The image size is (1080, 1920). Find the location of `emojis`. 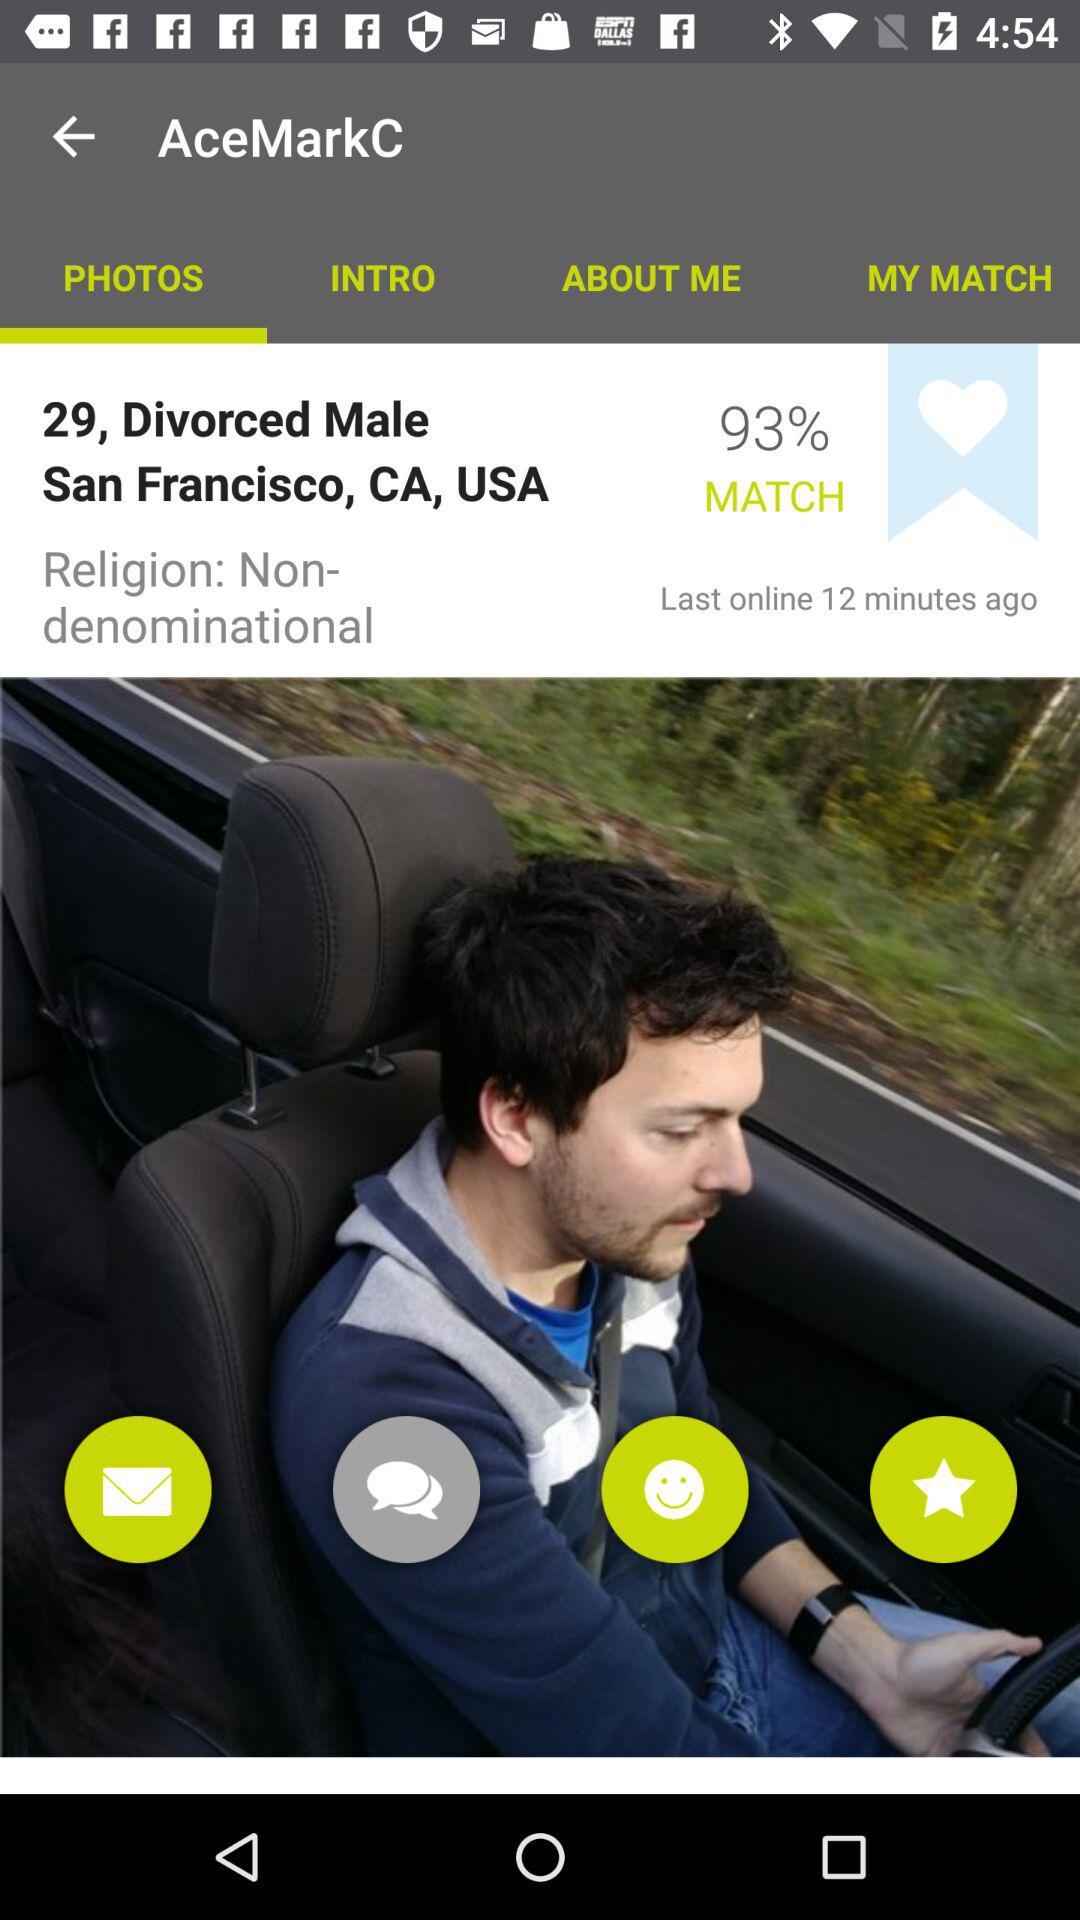

emojis is located at coordinates (675, 1489).